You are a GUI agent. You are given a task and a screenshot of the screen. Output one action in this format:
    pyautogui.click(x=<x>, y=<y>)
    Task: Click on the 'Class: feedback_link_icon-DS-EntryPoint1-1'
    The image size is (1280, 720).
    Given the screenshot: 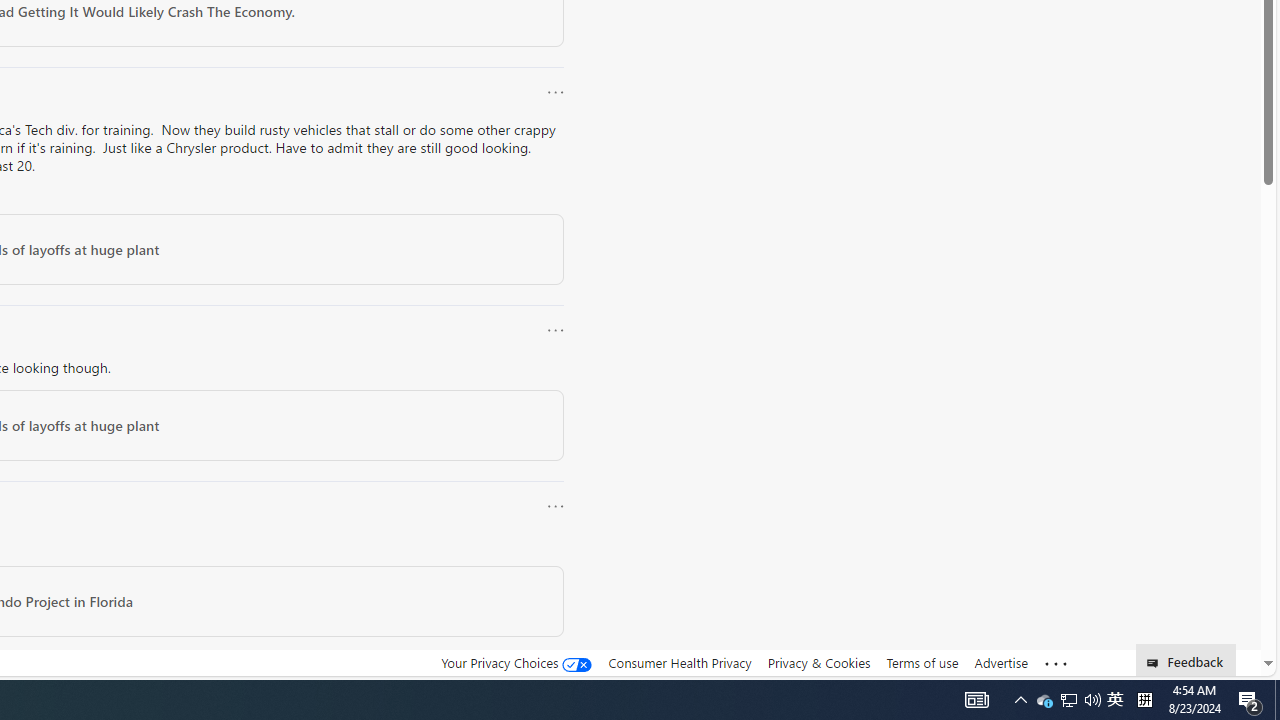 What is the action you would take?
    pyautogui.click(x=1156, y=663)
    